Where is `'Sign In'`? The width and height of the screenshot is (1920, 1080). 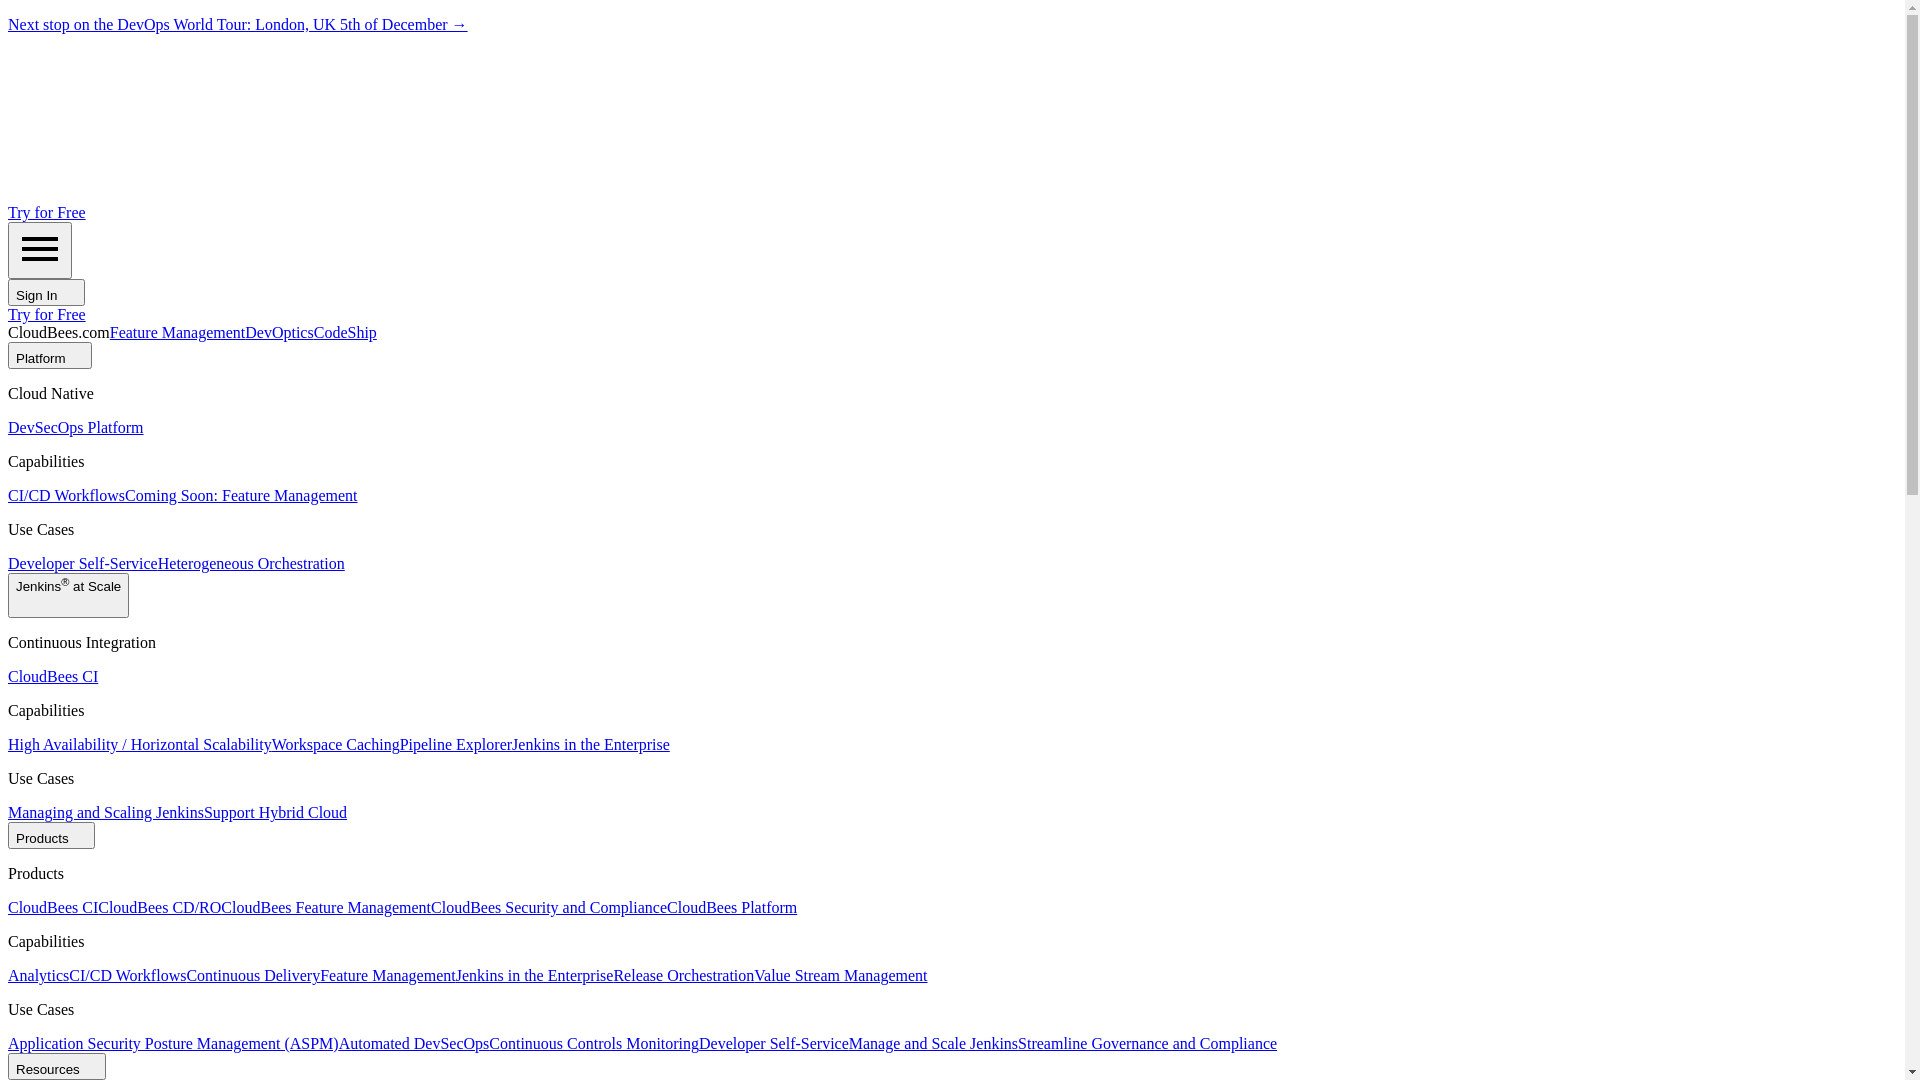
'Sign In' is located at coordinates (8, 292).